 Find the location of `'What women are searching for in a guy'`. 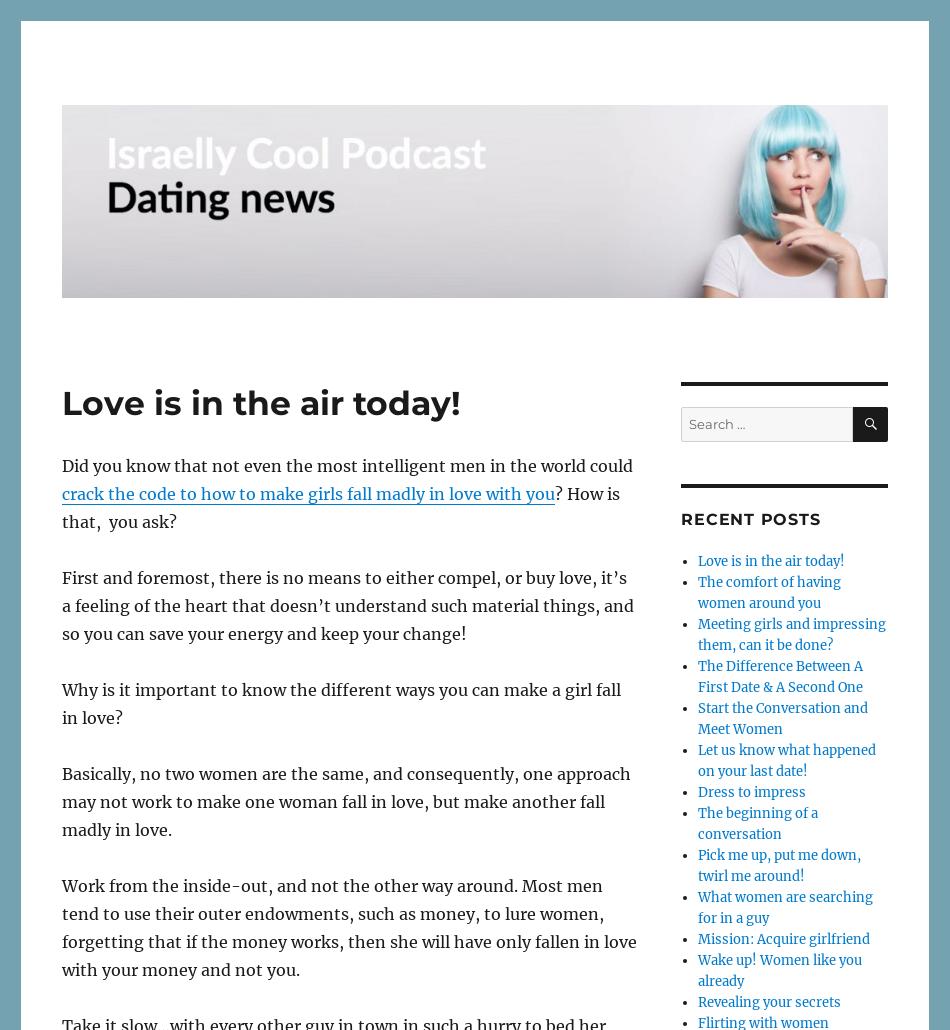

'What women are searching for in a guy' is located at coordinates (783, 907).